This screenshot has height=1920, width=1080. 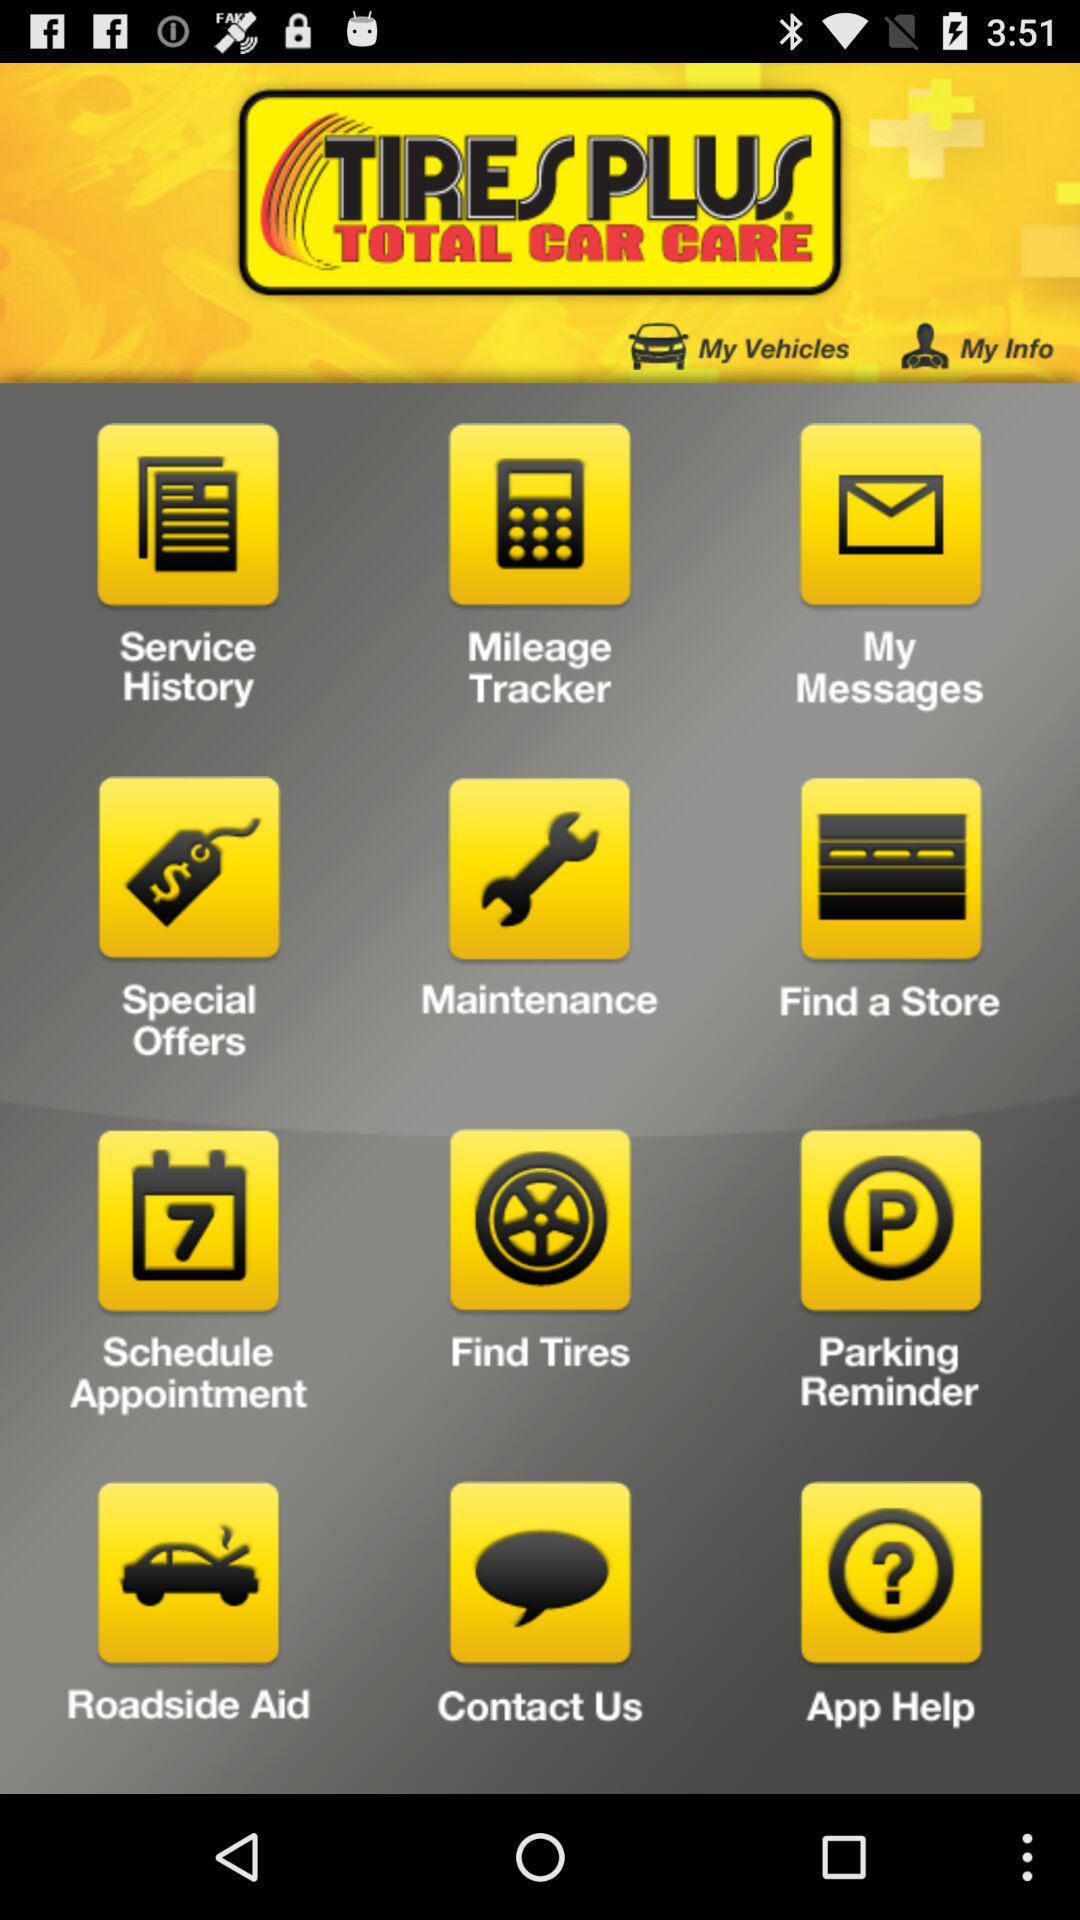 What do you see at coordinates (540, 1630) in the screenshot?
I see `choose contact icon` at bounding box center [540, 1630].